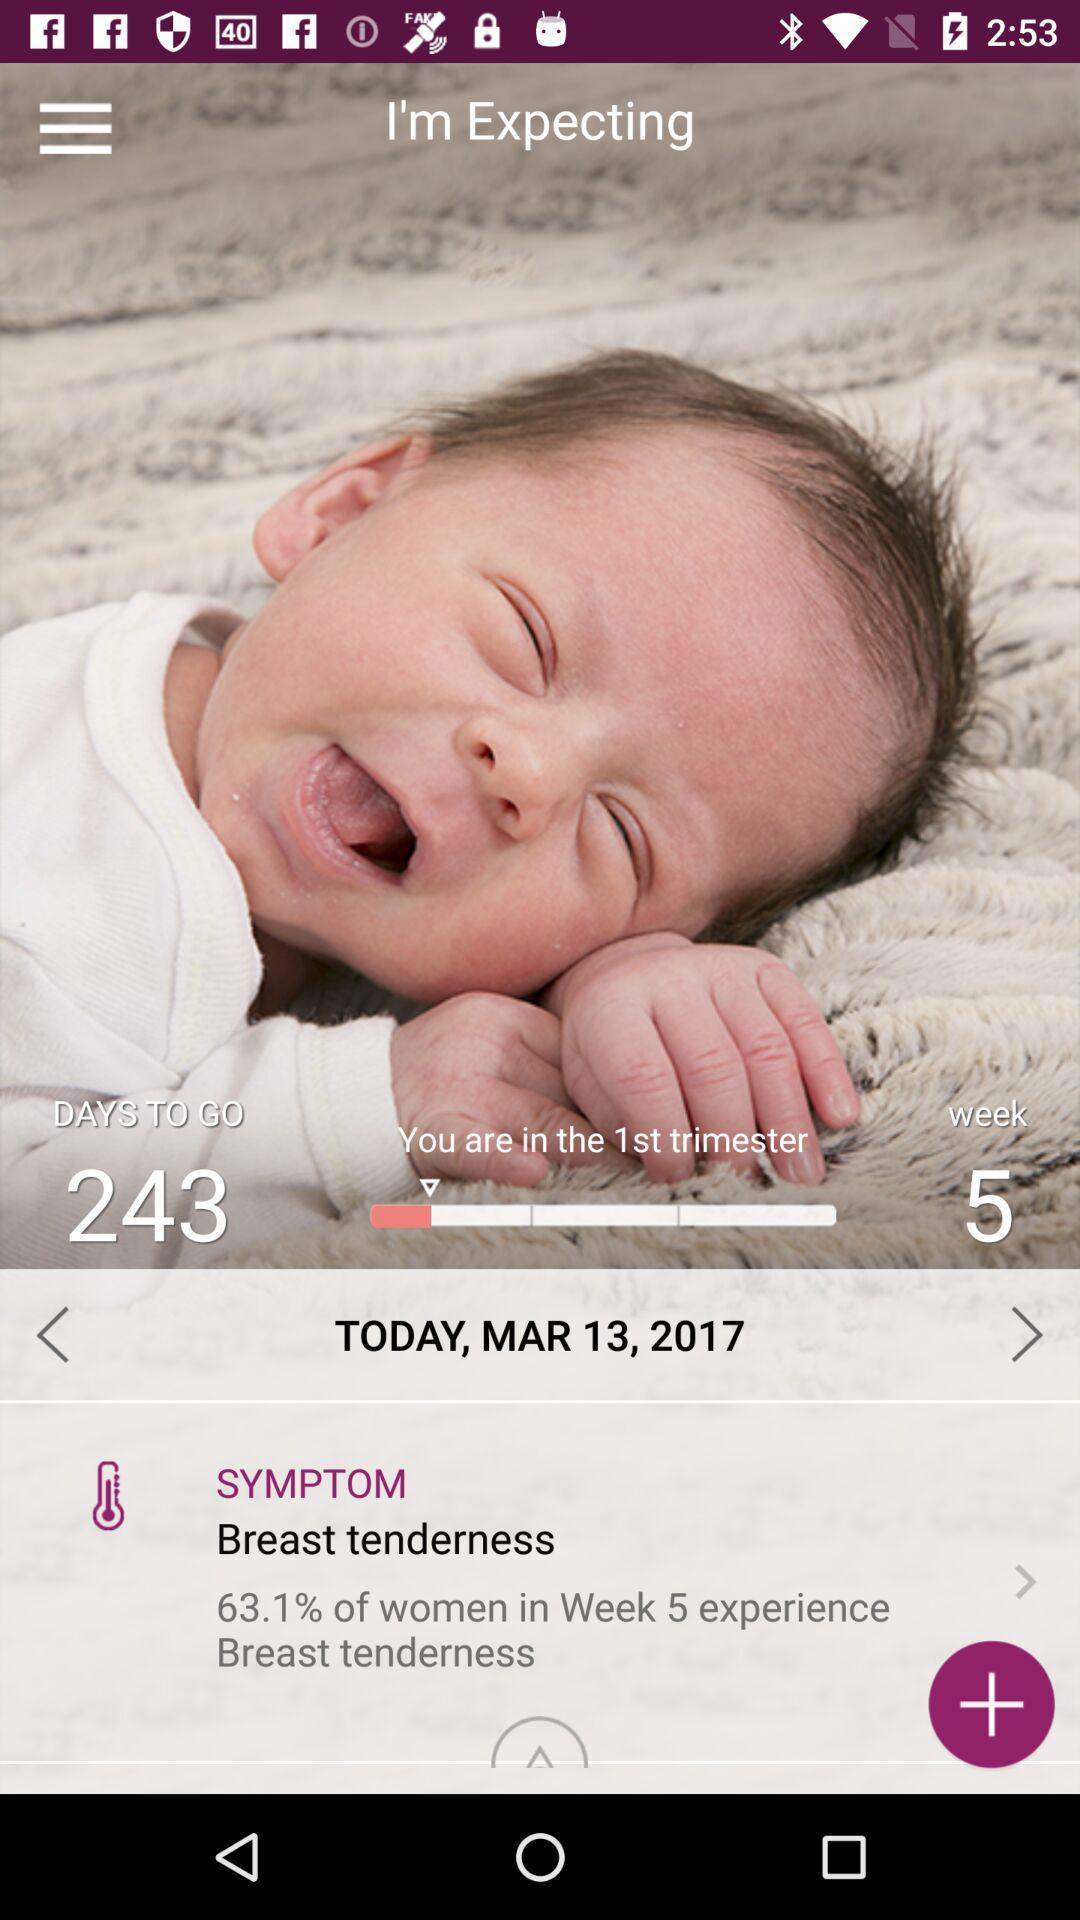  What do you see at coordinates (74, 127) in the screenshot?
I see `the item to the left of the i'm expecting app` at bounding box center [74, 127].